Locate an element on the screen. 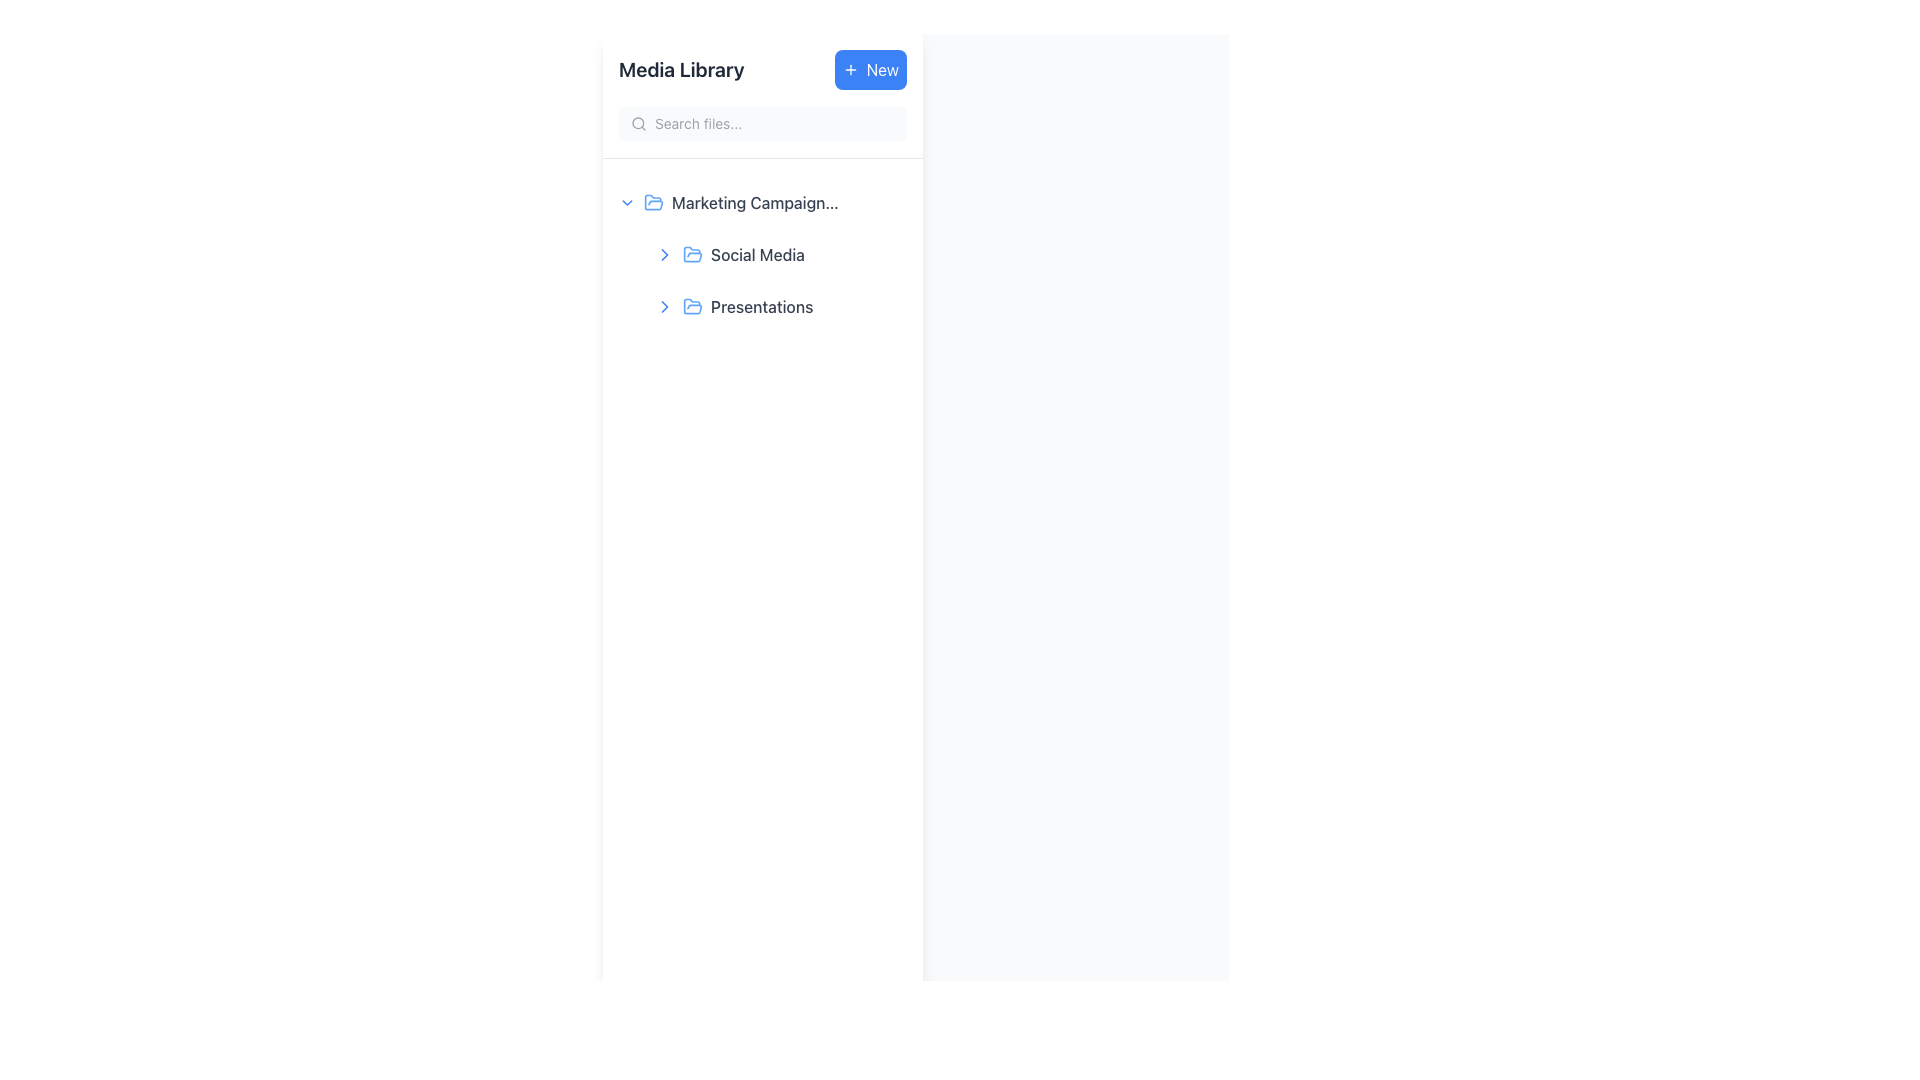 The image size is (1920, 1080). the 'Presentations' text label, which is styled in gray font and is the second folder entry under the 'Marketing Campaigns' section is located at coordinates (761, 307).